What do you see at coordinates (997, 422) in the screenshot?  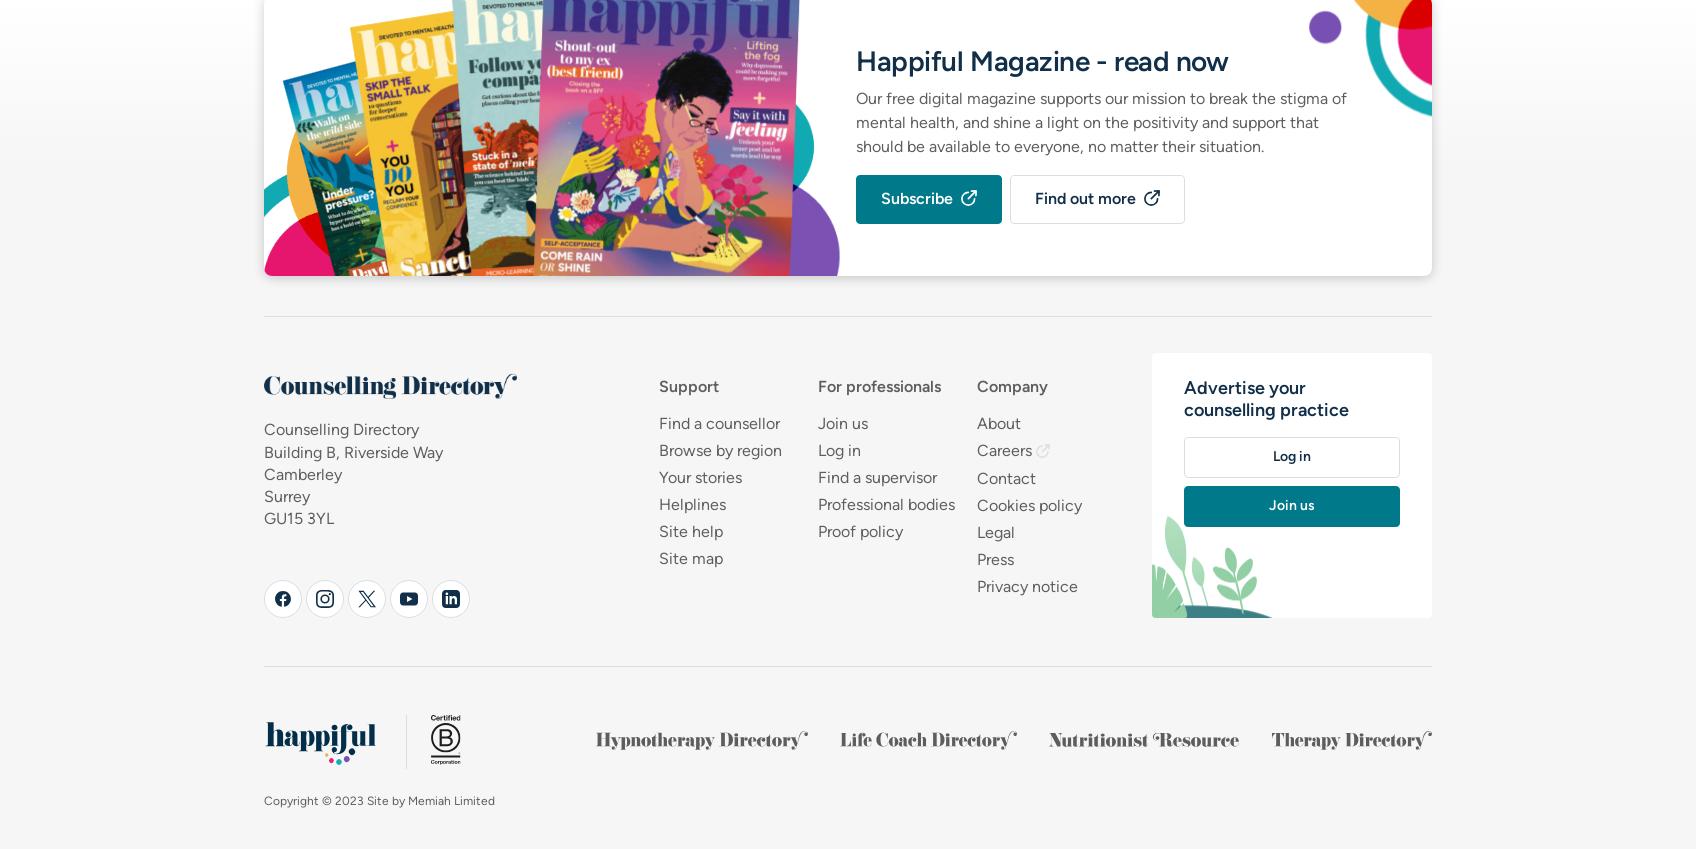 I see `'About'` at bounding box center [997, 422].